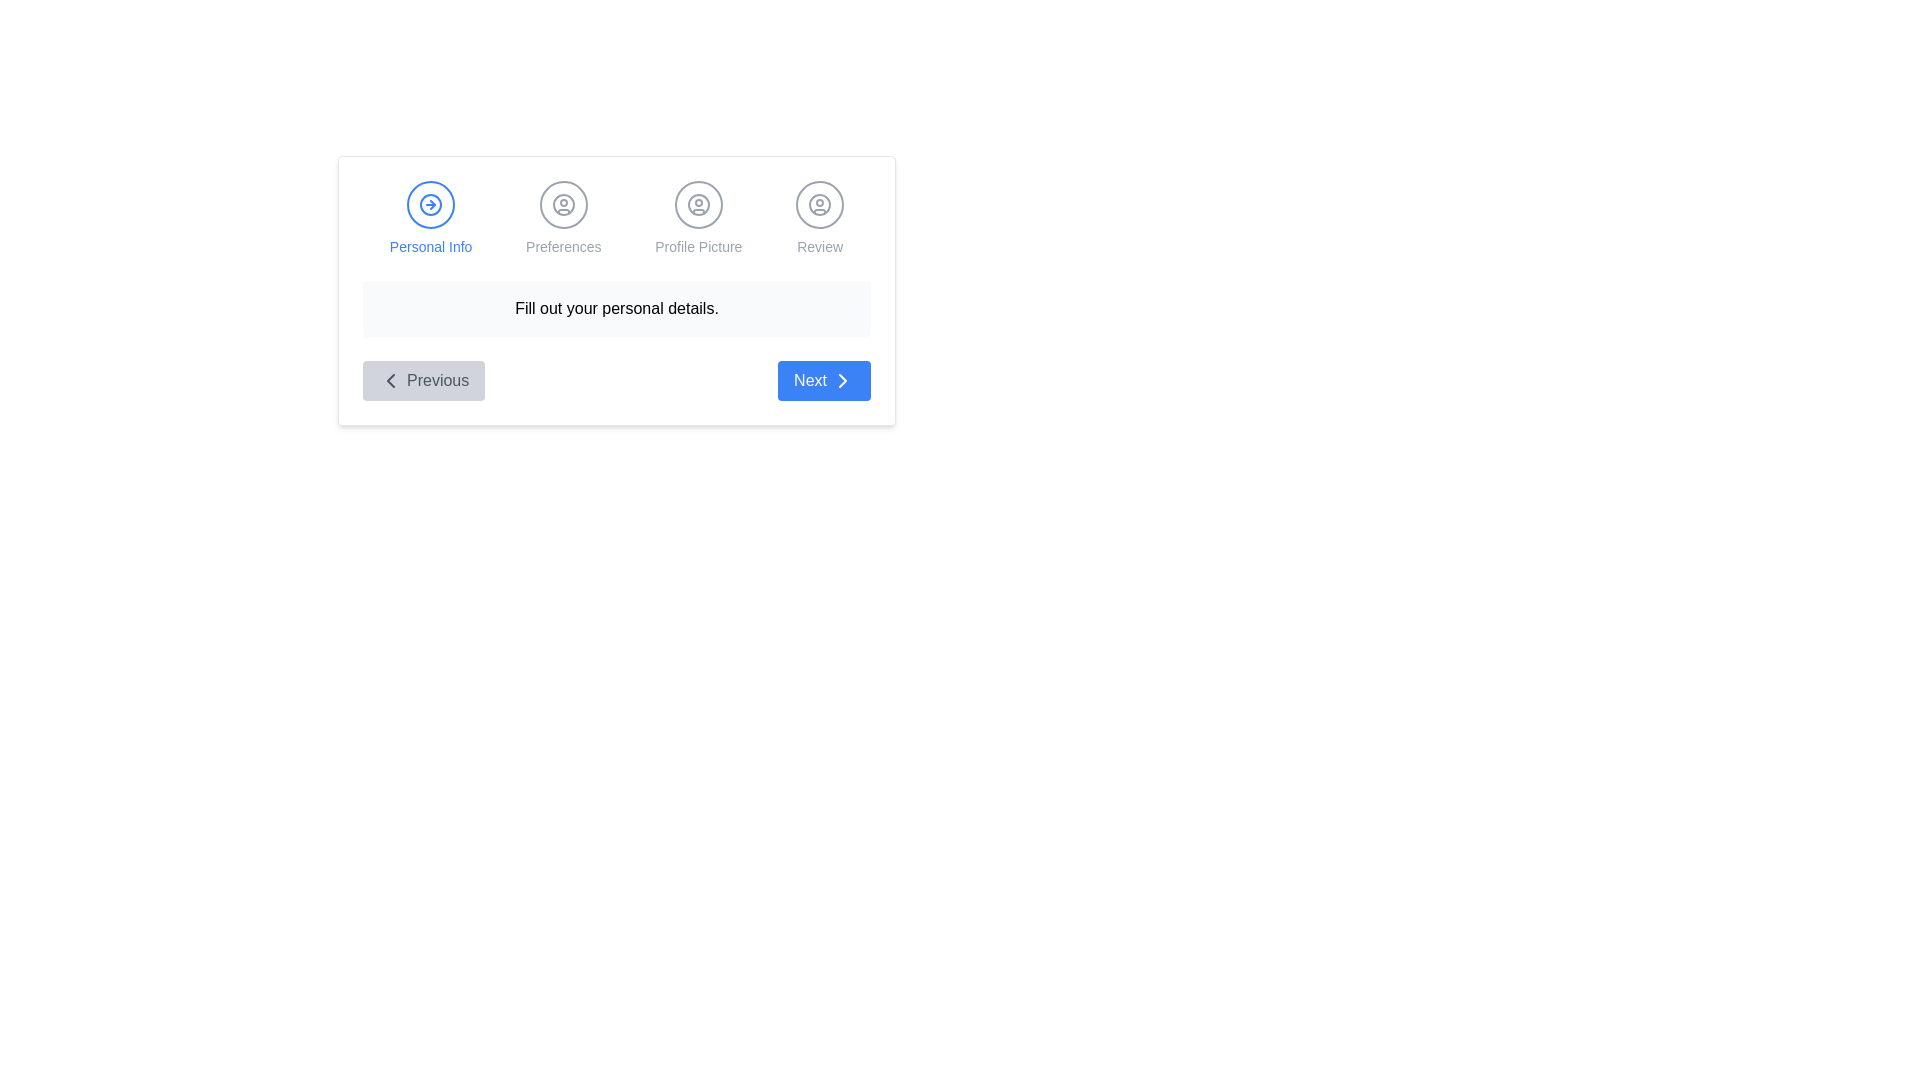  Describe the element at coordinates (843, 381) in the screenshot. I see `the forward navigation icon located at the center-right portion of the 'Next' button in the card interface` at that location.